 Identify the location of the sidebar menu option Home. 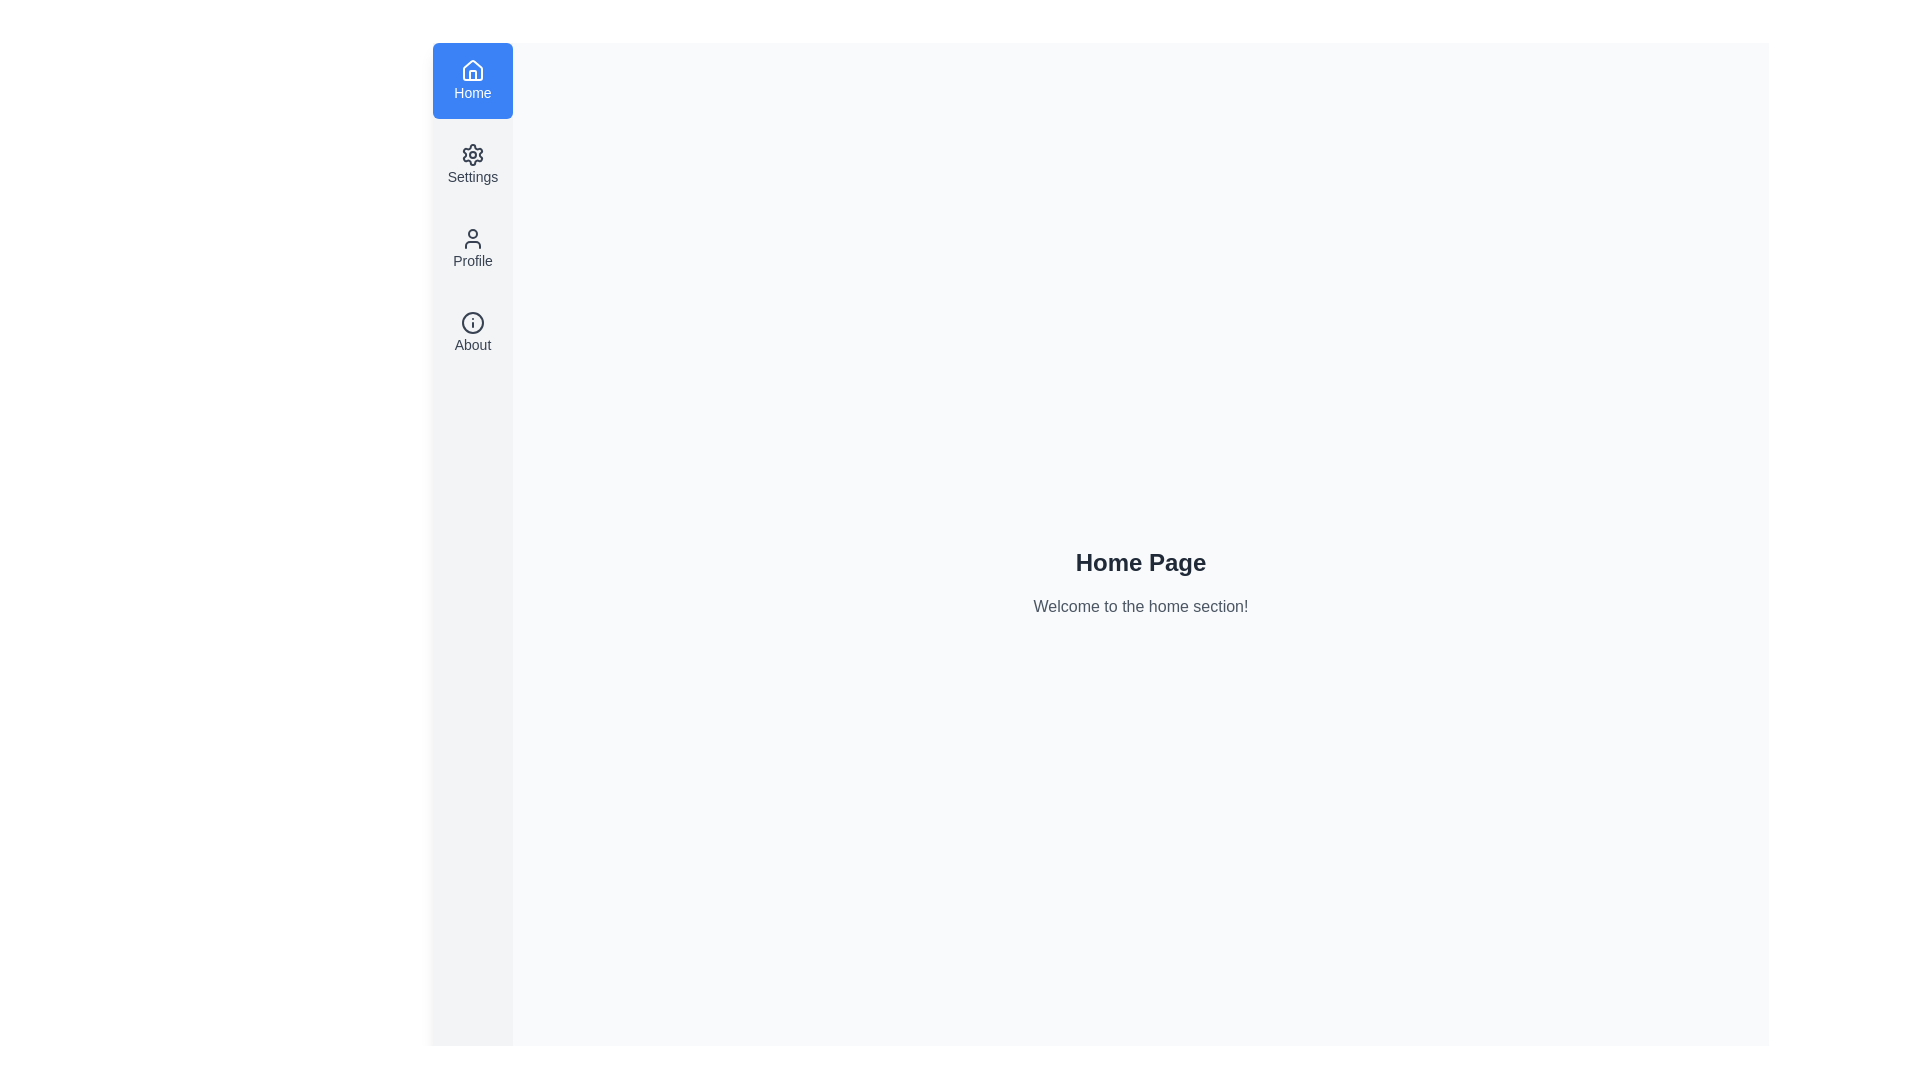
(472, 80).